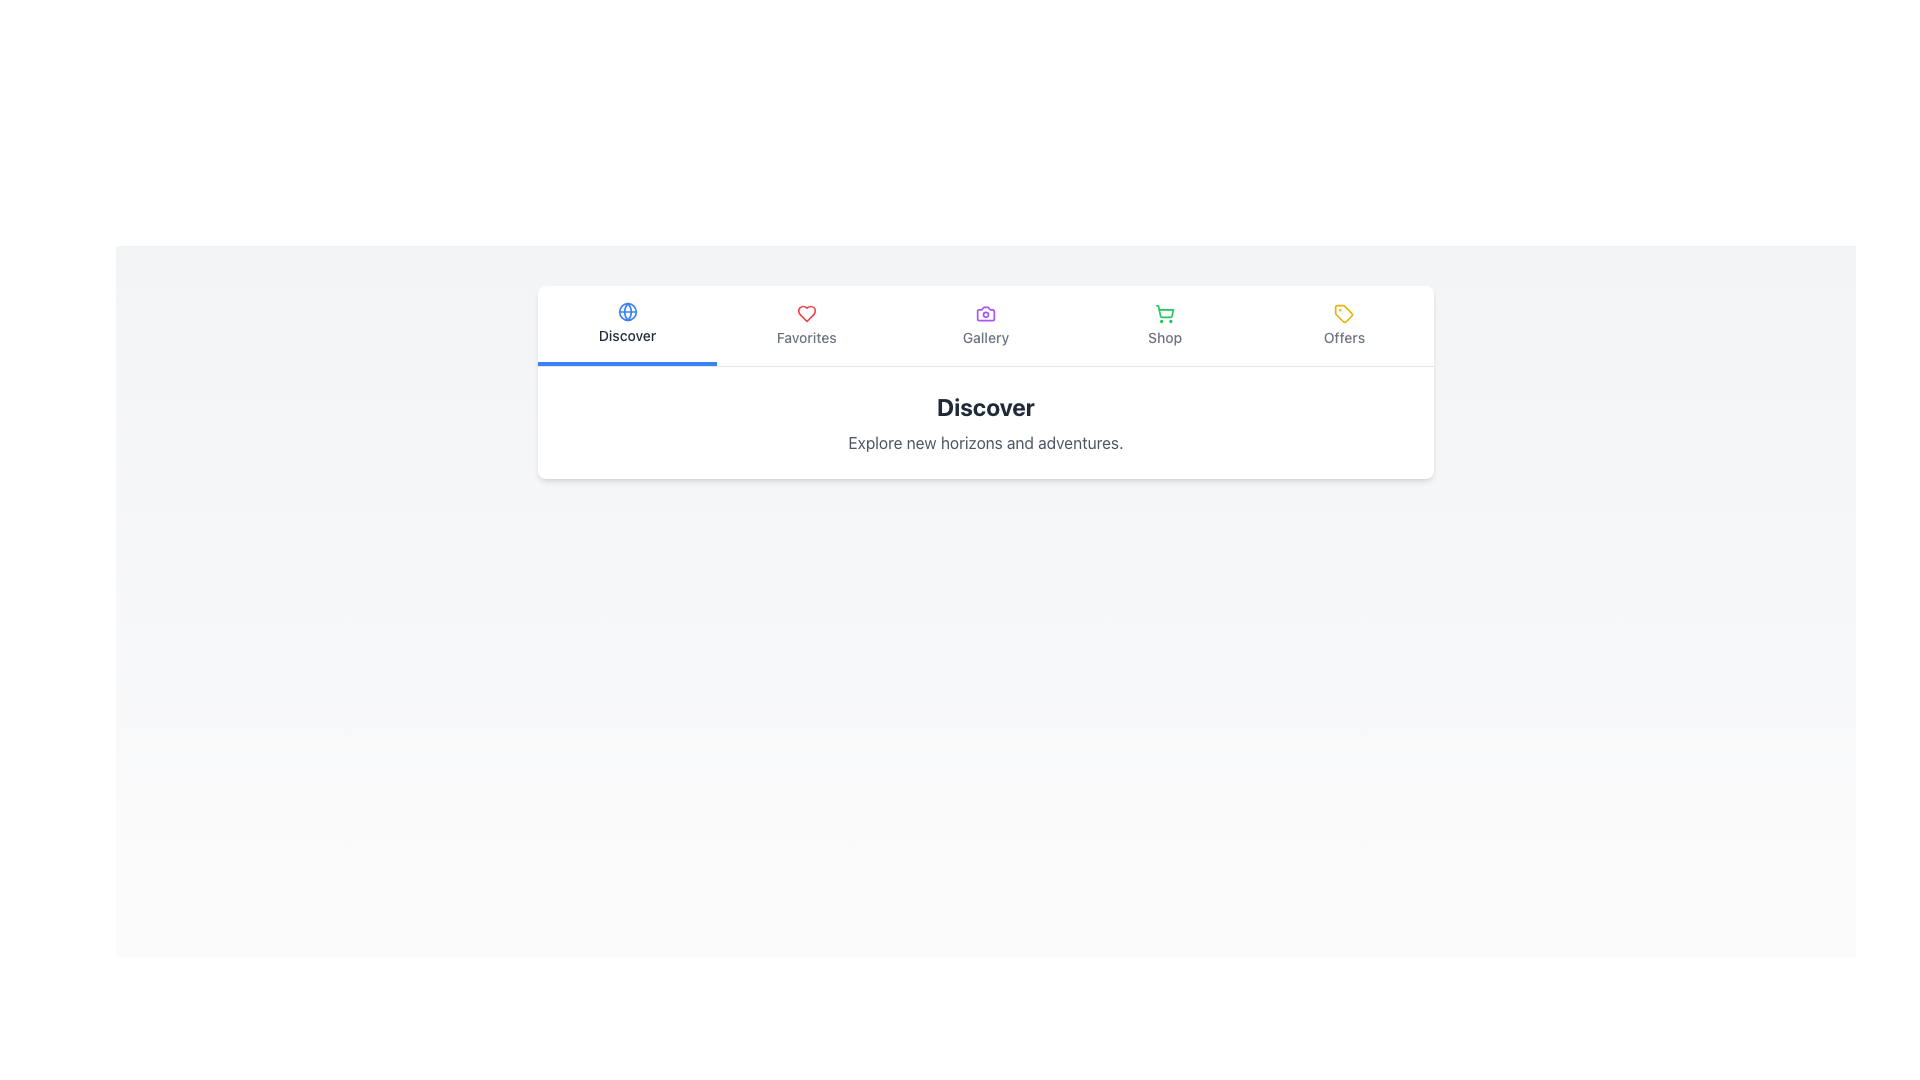 This screenshot has width=1920, height=1080. I want to click on text label 'Favorites' which is styled in a small and medium-weight font, positioned below a red heart icon, and is the second item in a horizontal menu bar, so click(806, 337).